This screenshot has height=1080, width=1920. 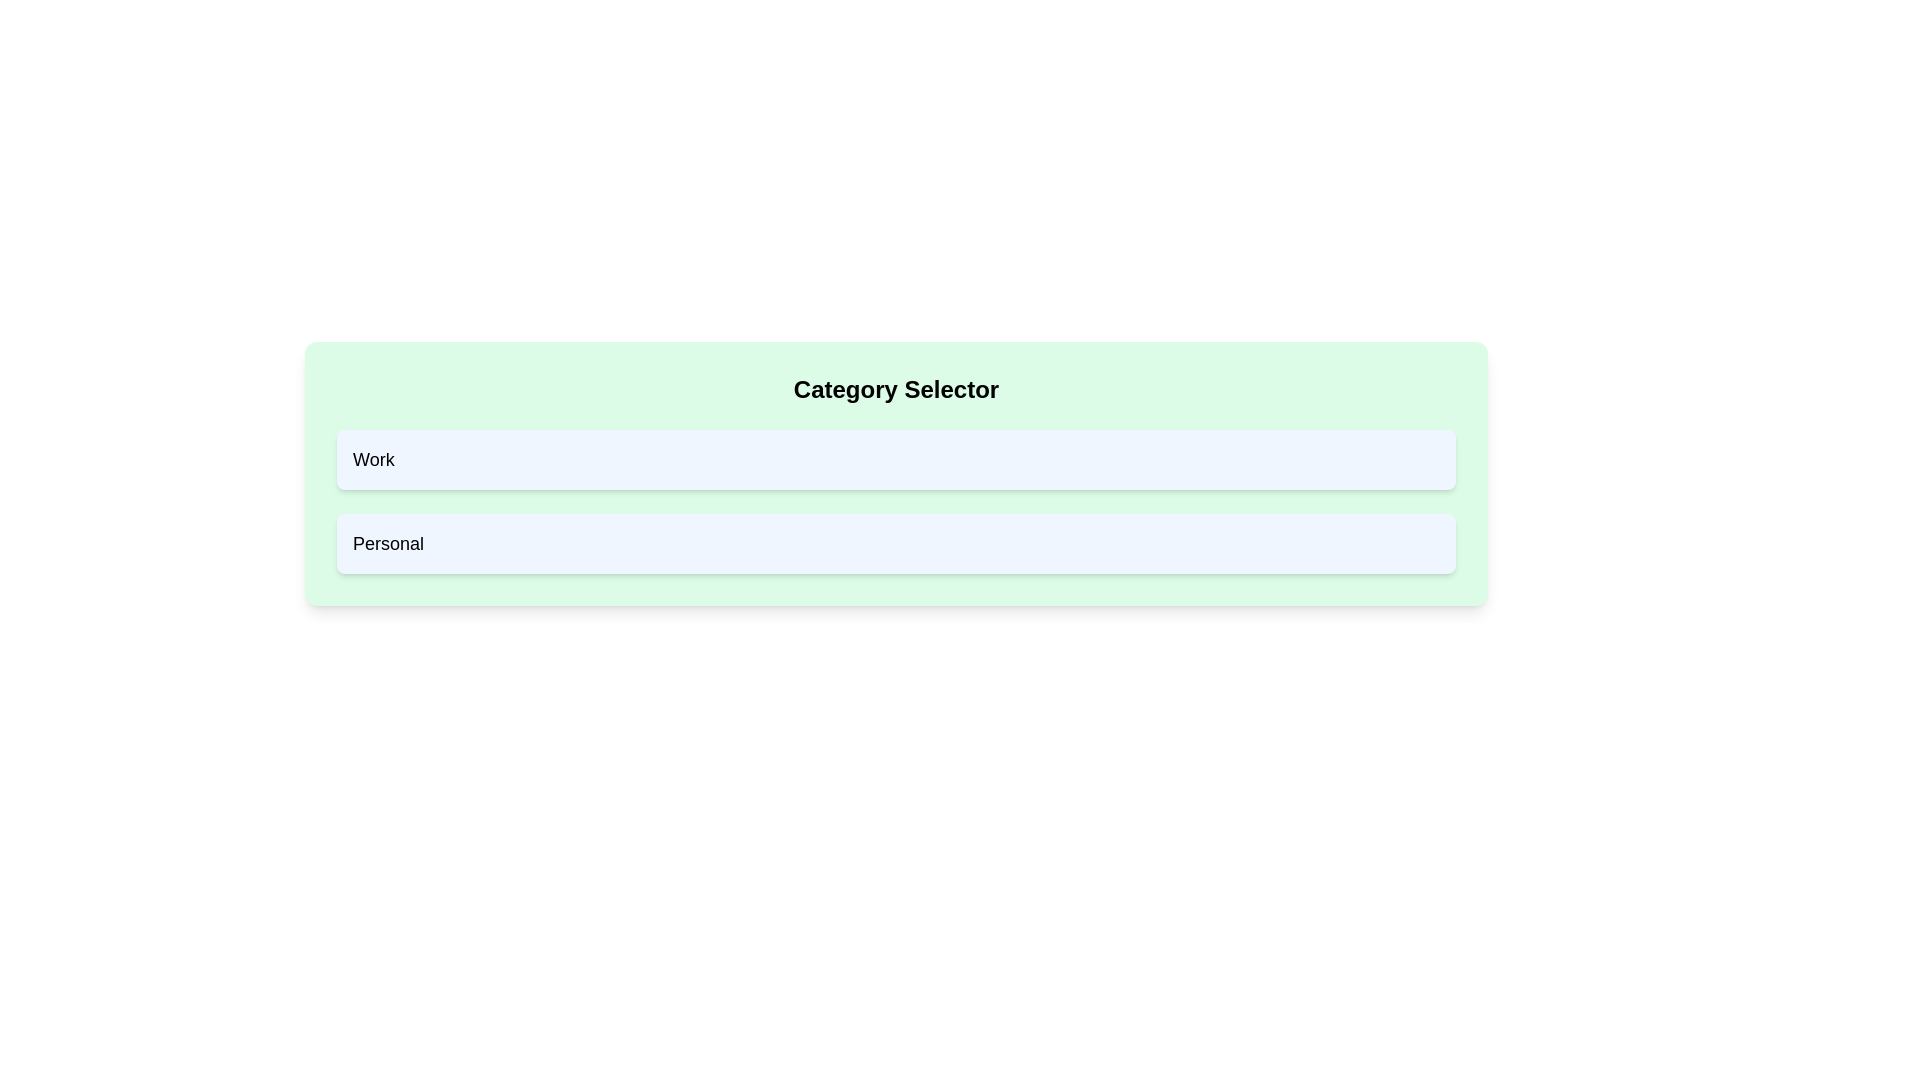 What do you see at coordinates (895, 459) in the screenshot?
I see `the category Work` at bounding box center [895, 459].